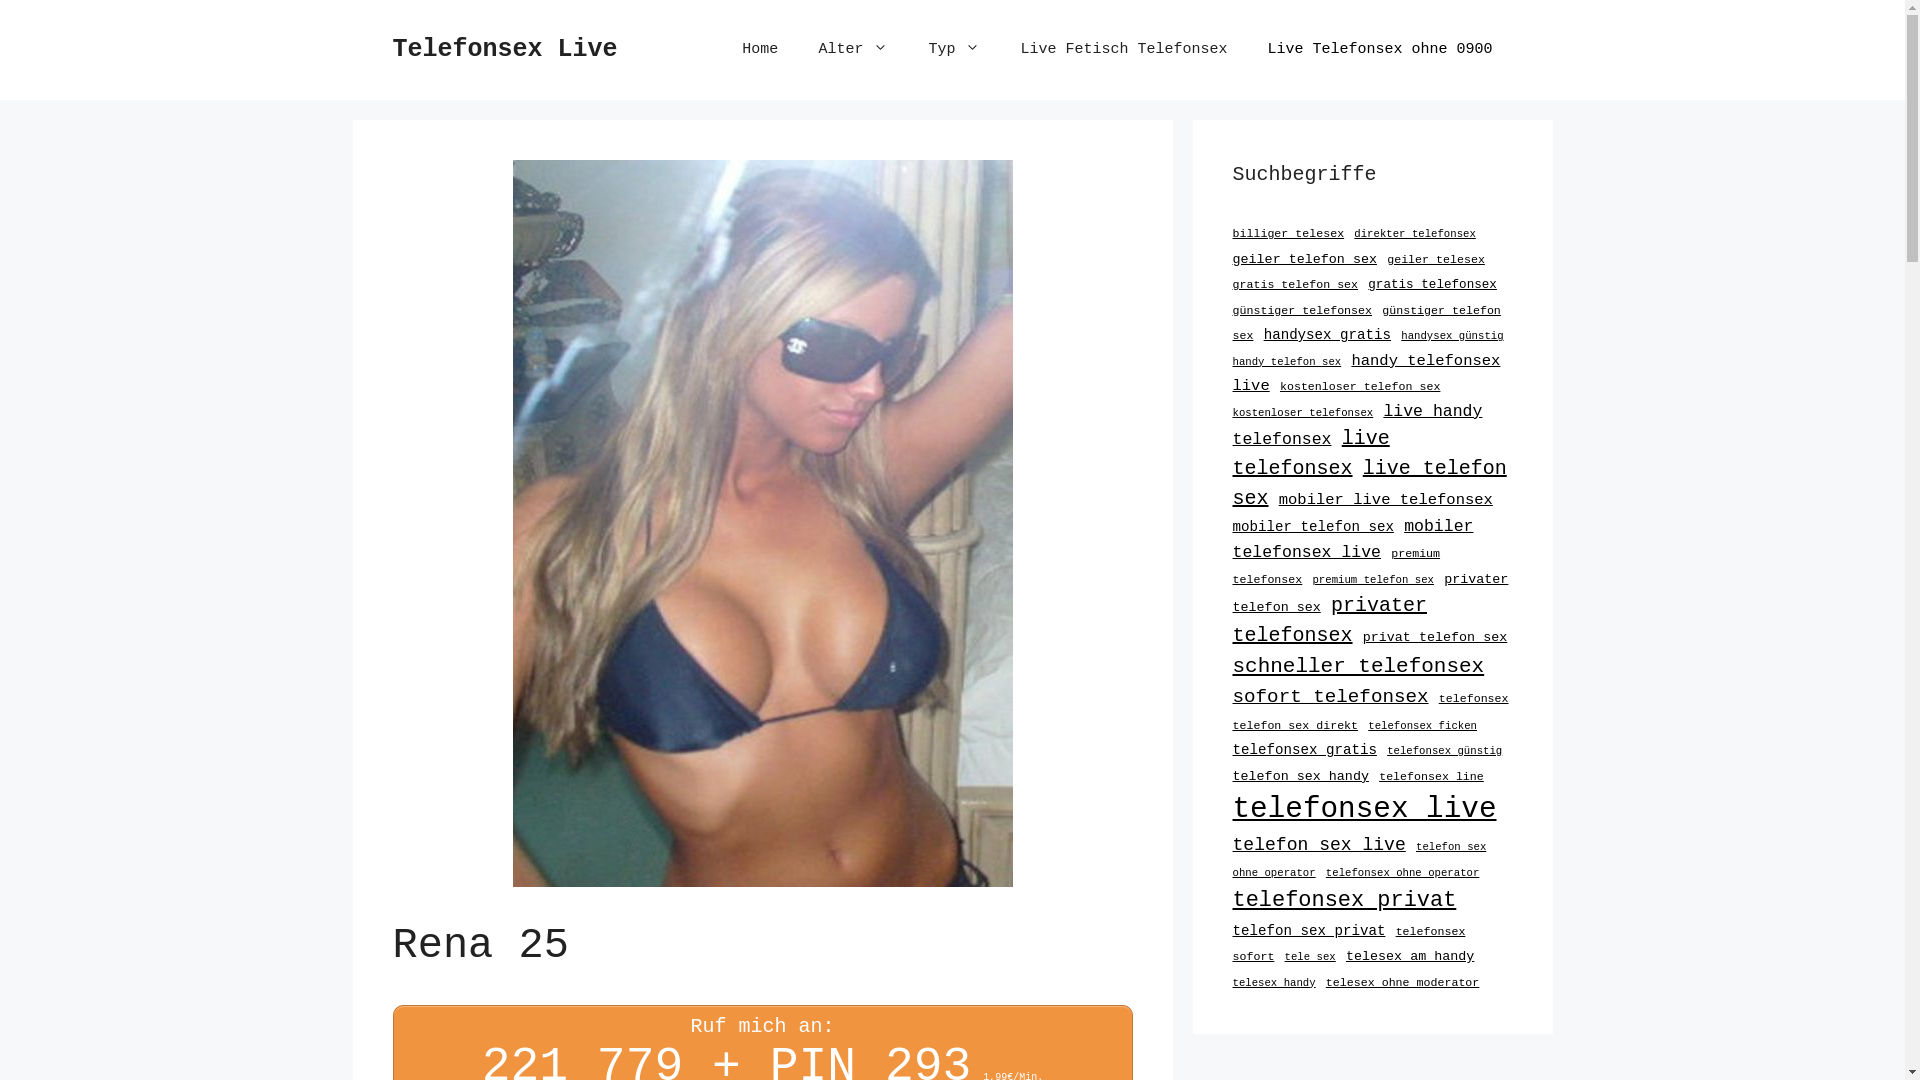 The height and width of the screenshot is (1080, 1920). I want to click on 'mobiler live telefonsex', so click(1277, 499).